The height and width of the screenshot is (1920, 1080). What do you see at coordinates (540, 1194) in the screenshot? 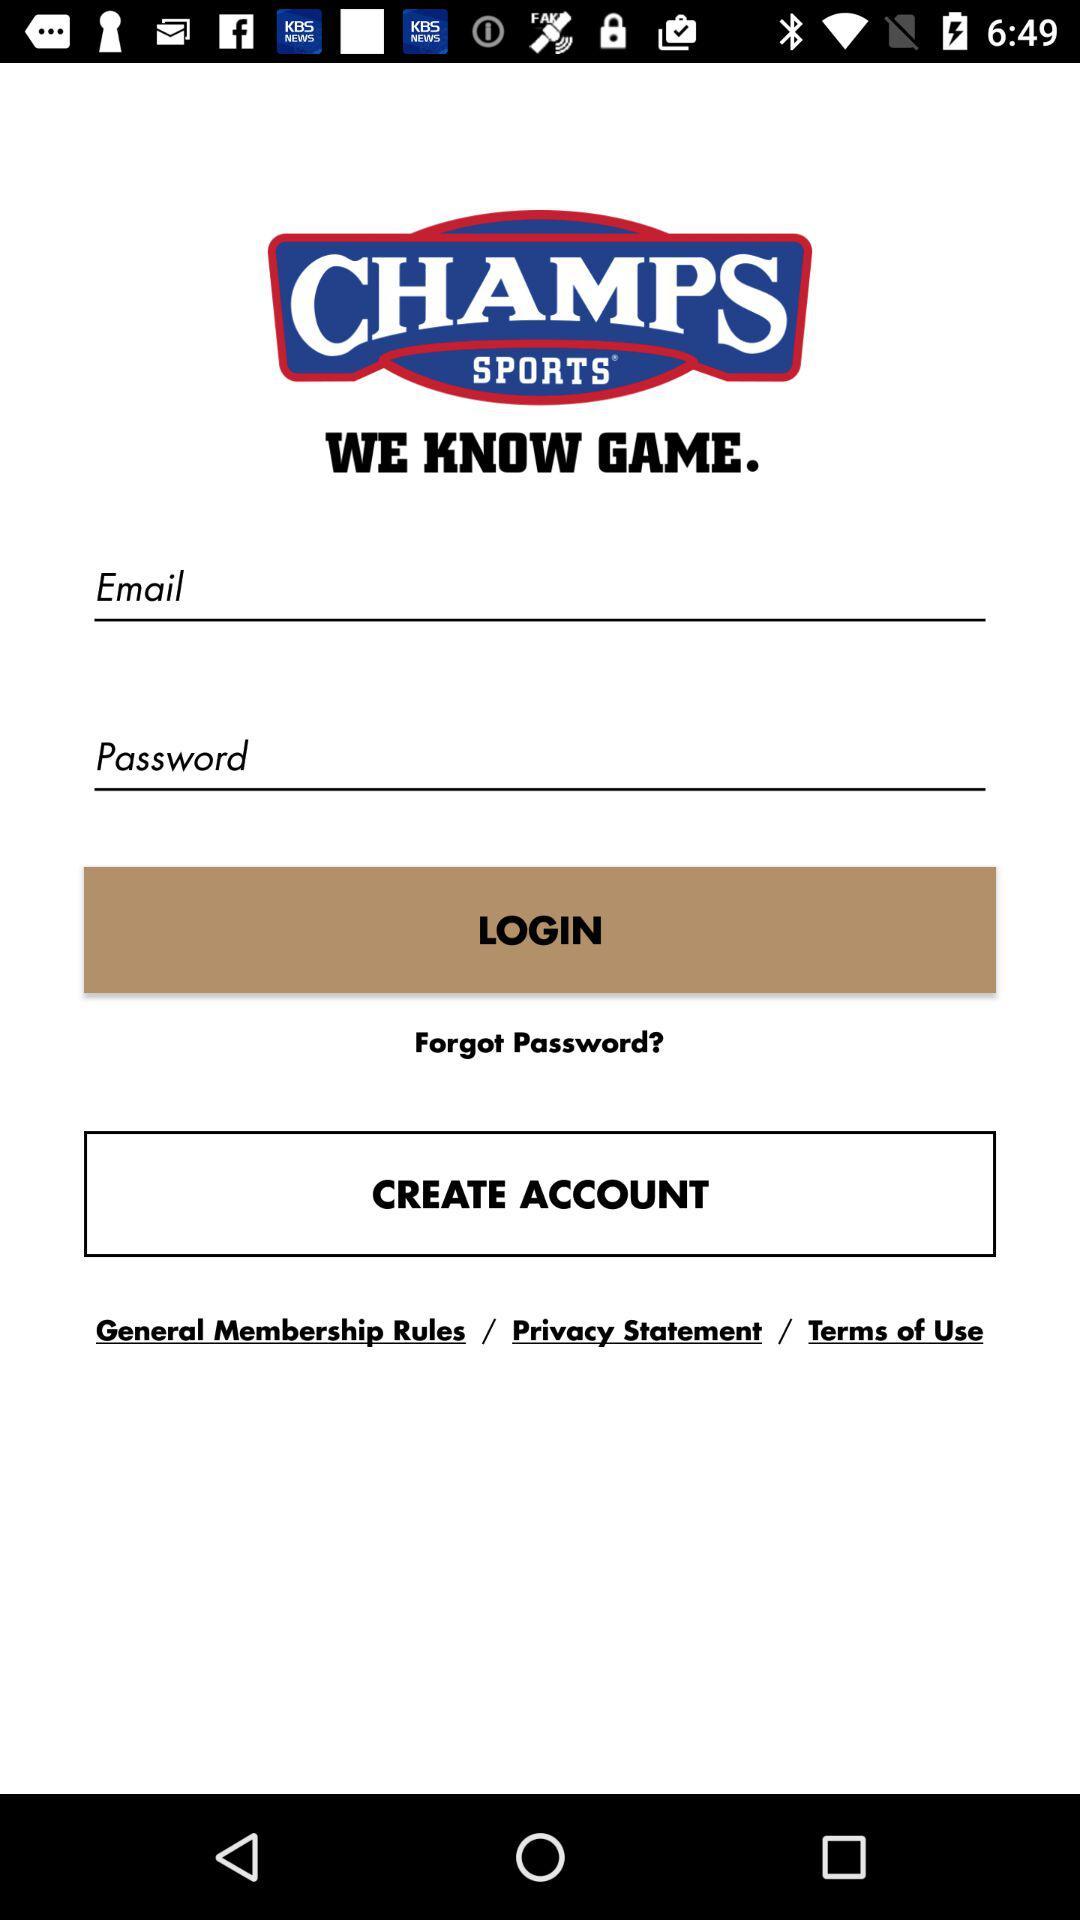
I see `create account` at bounding box center [540, 1194].